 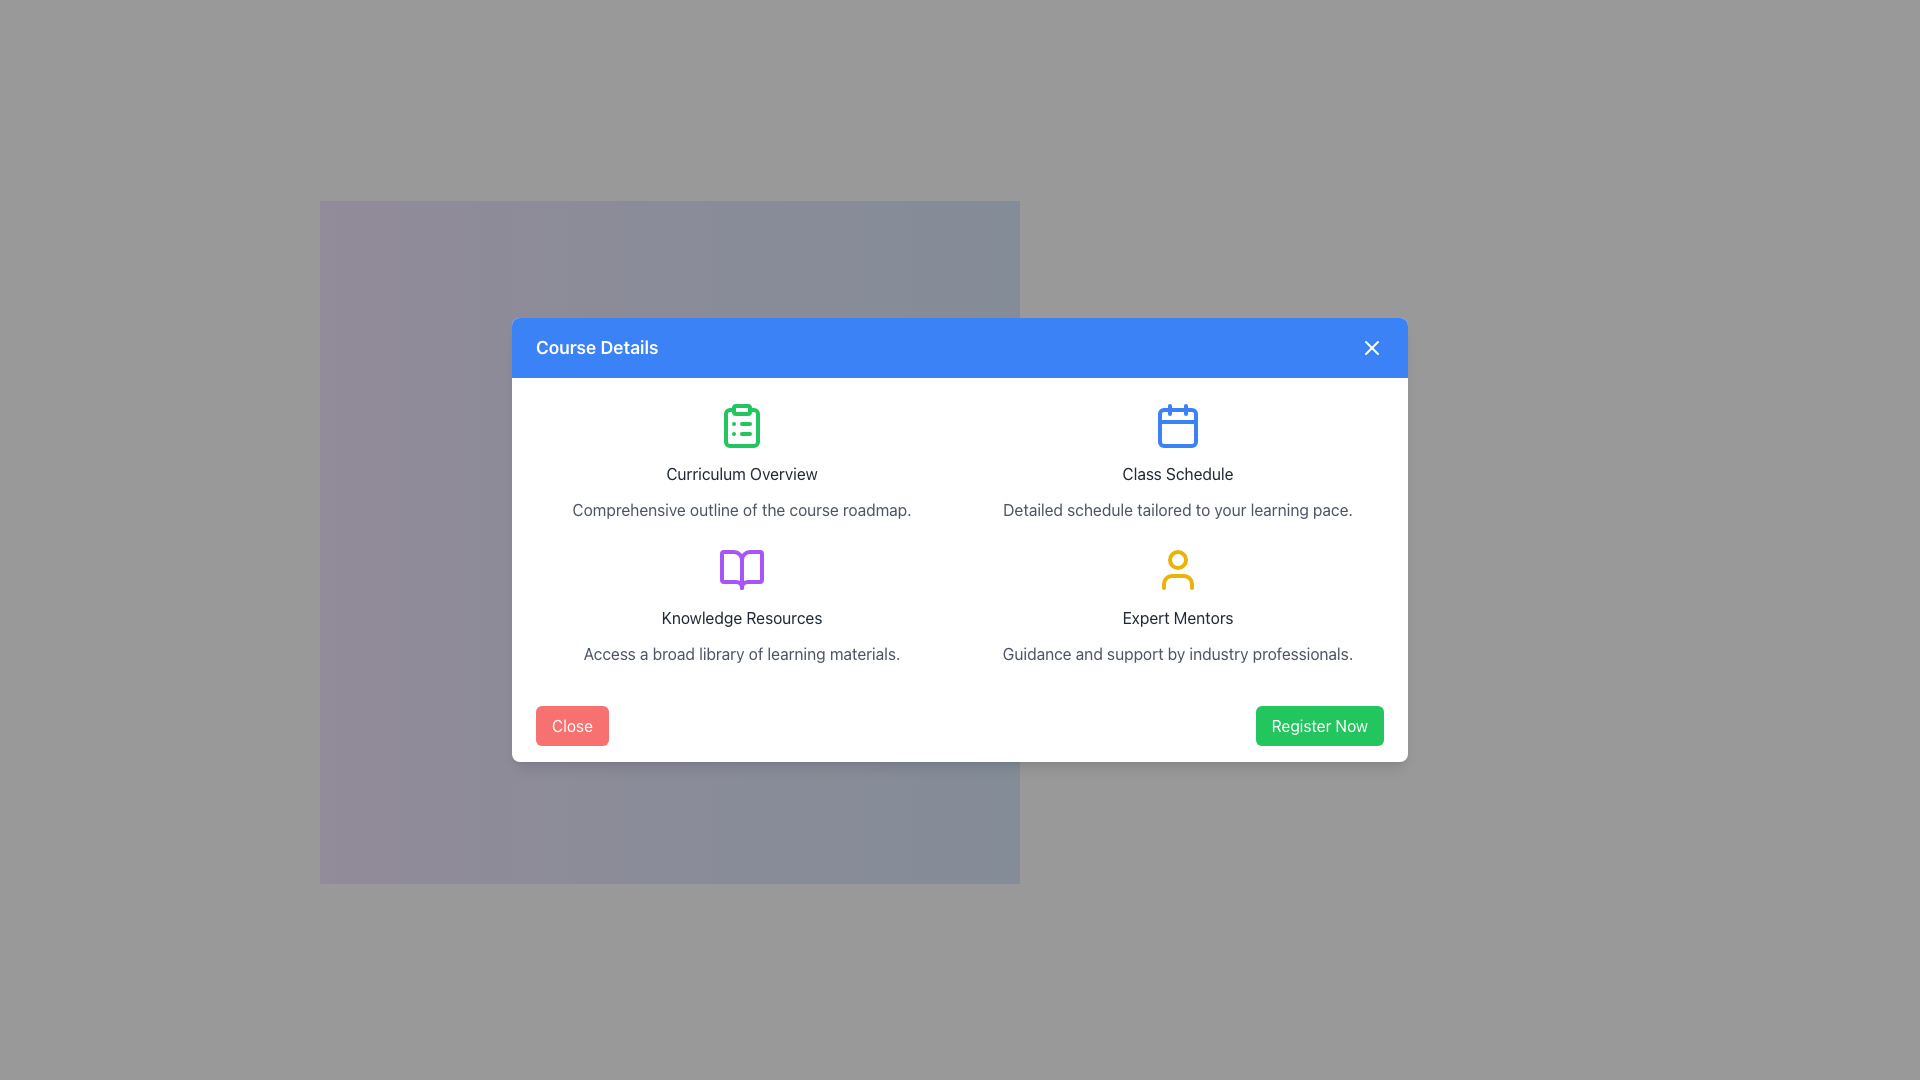 What do you see at coordinates (1371, 346) in the screenshot?
I see `the close button located at the top-right corner of the modal header bar` at bounding box center [1371, 346].